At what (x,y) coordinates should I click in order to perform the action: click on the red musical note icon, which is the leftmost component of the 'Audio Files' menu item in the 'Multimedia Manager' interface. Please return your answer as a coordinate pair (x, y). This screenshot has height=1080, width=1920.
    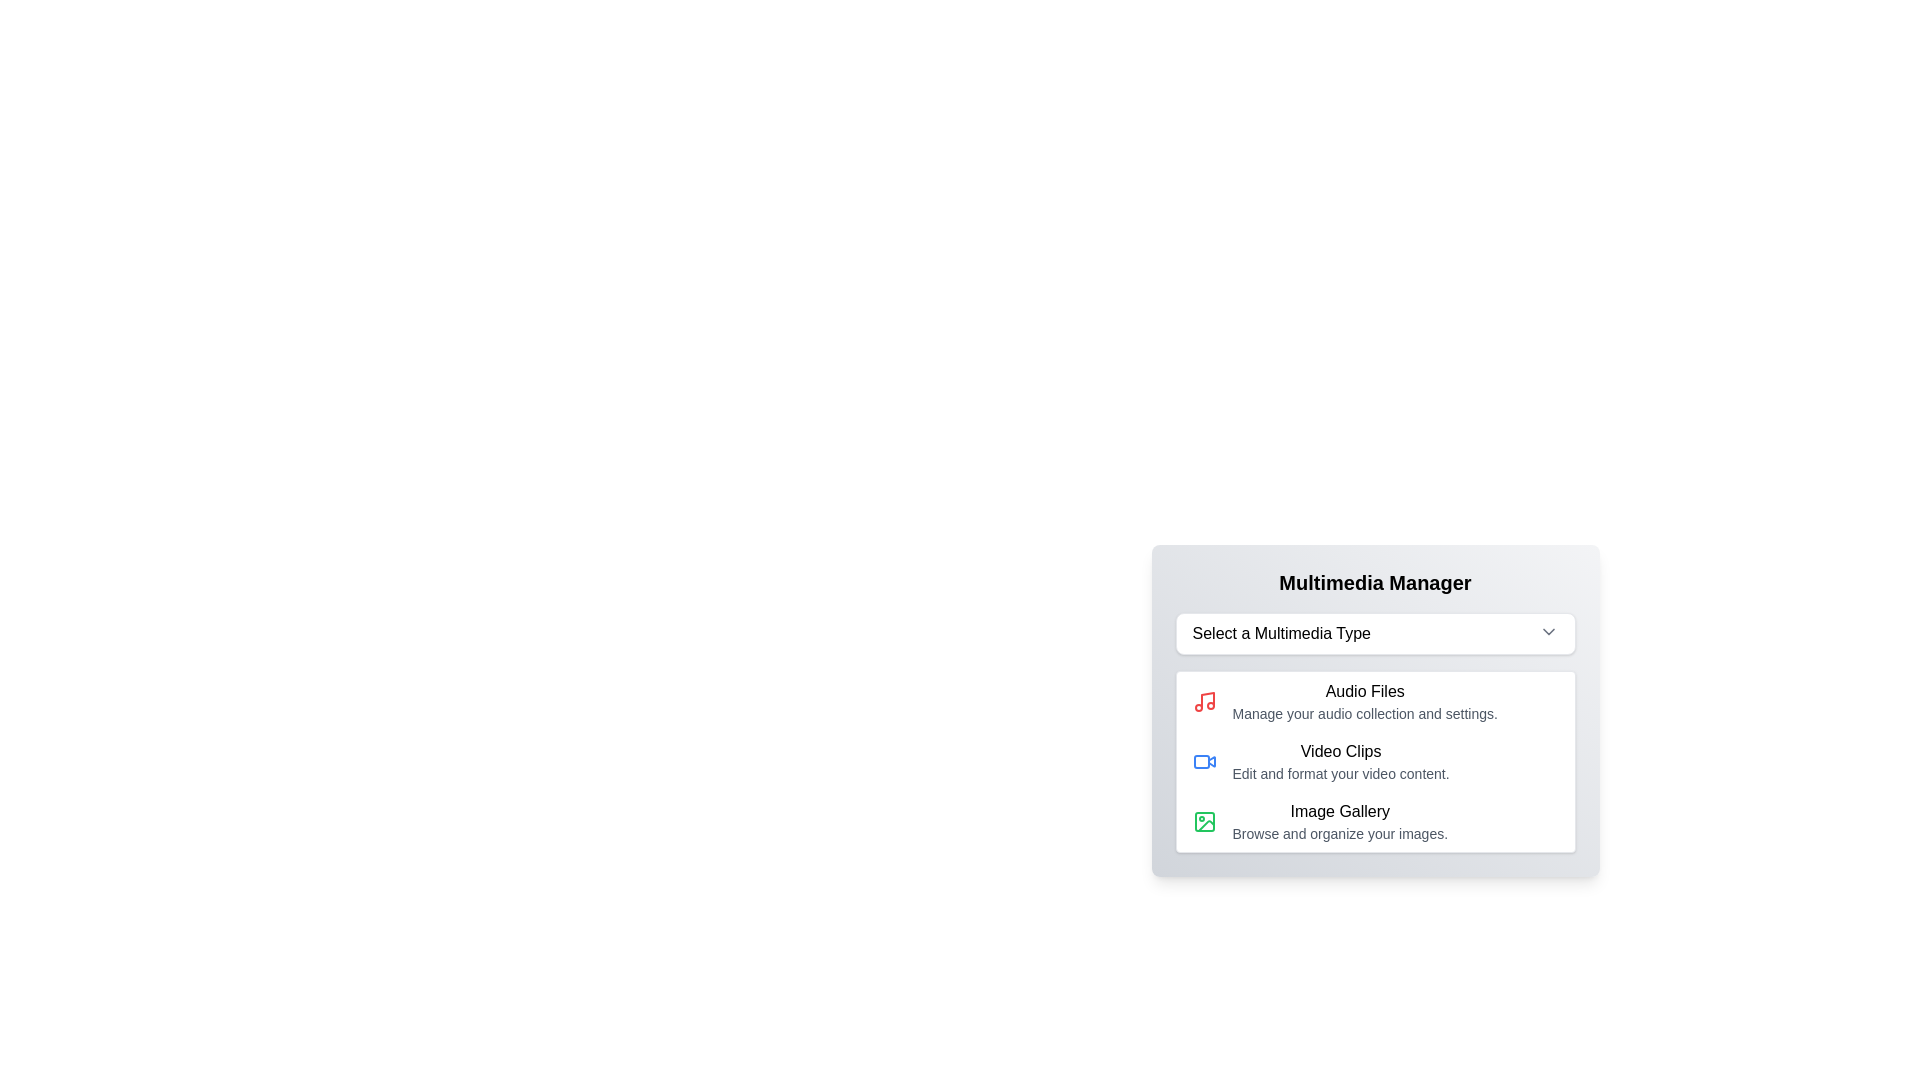
    Looking at the image, I should click on (1203, 701).